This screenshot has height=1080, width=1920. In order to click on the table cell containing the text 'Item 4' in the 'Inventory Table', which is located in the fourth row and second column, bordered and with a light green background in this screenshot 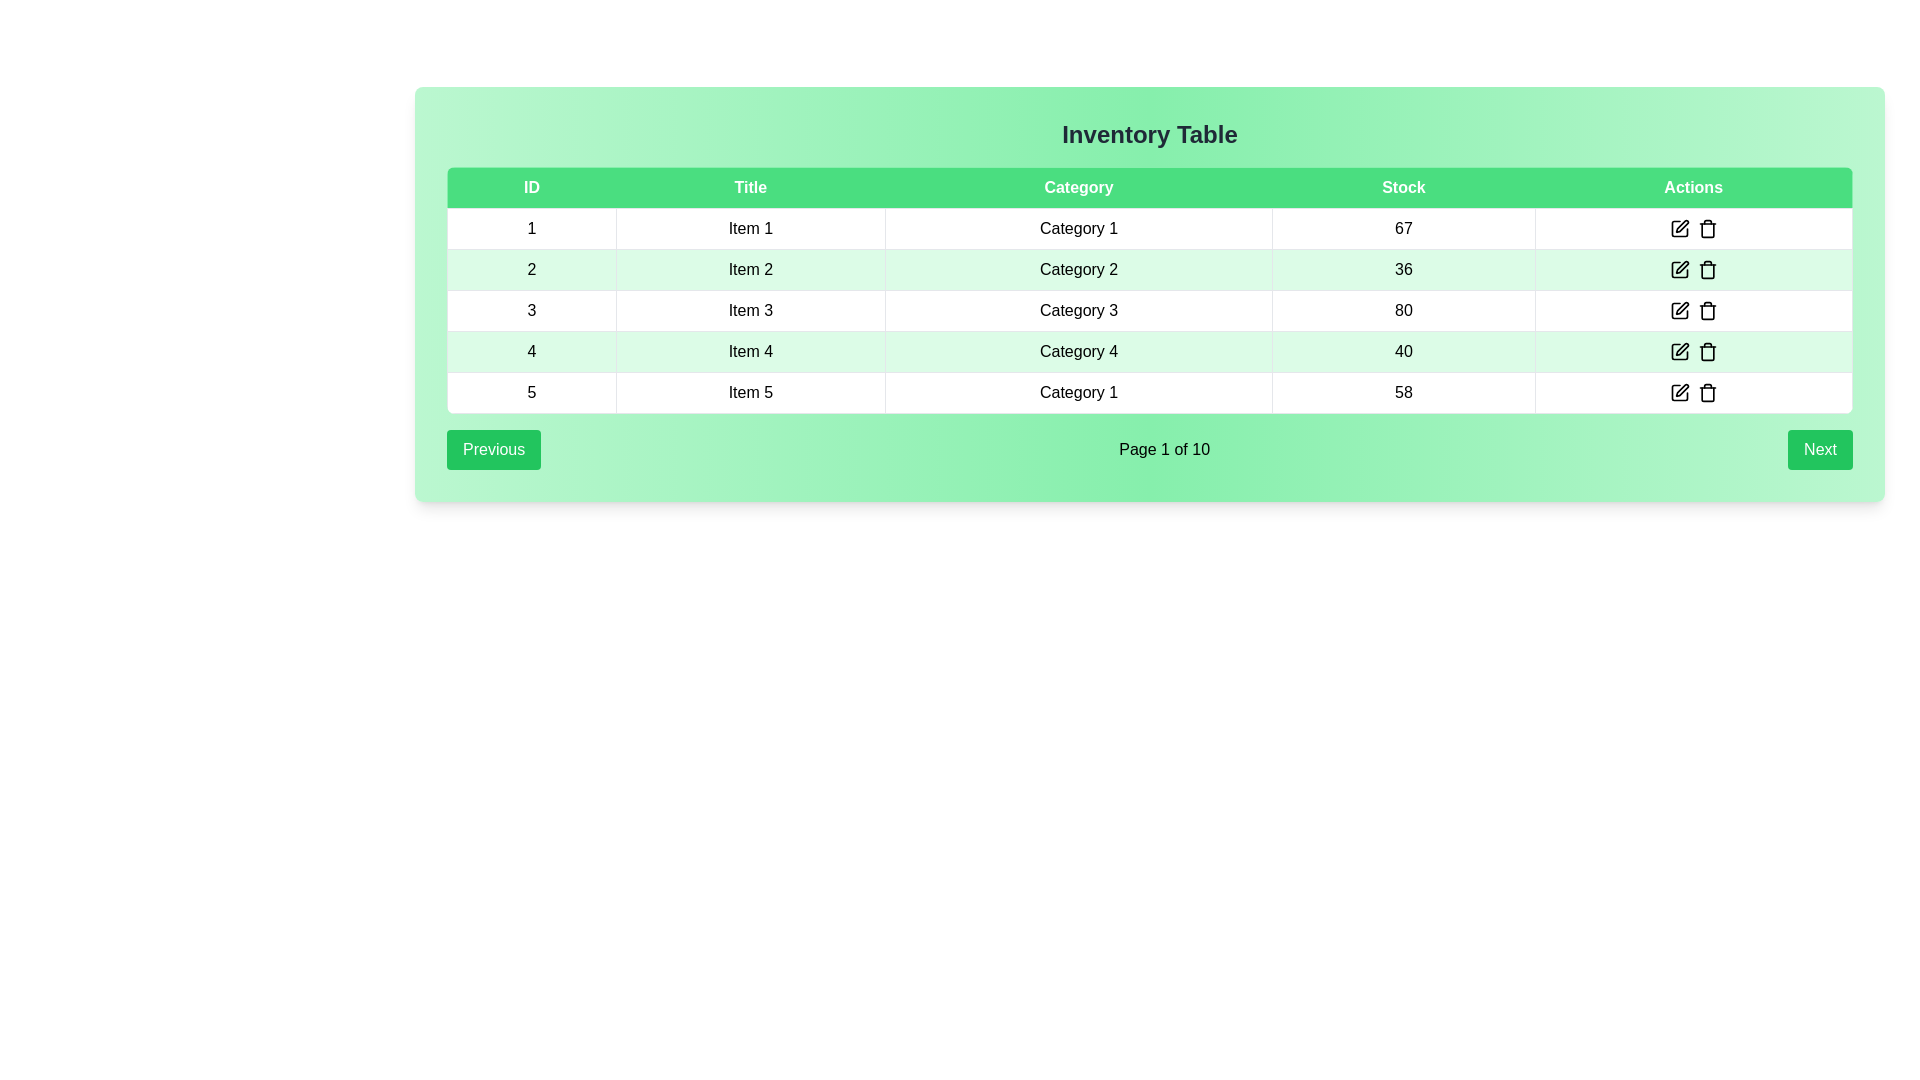, I will do `click(749, 350)`.